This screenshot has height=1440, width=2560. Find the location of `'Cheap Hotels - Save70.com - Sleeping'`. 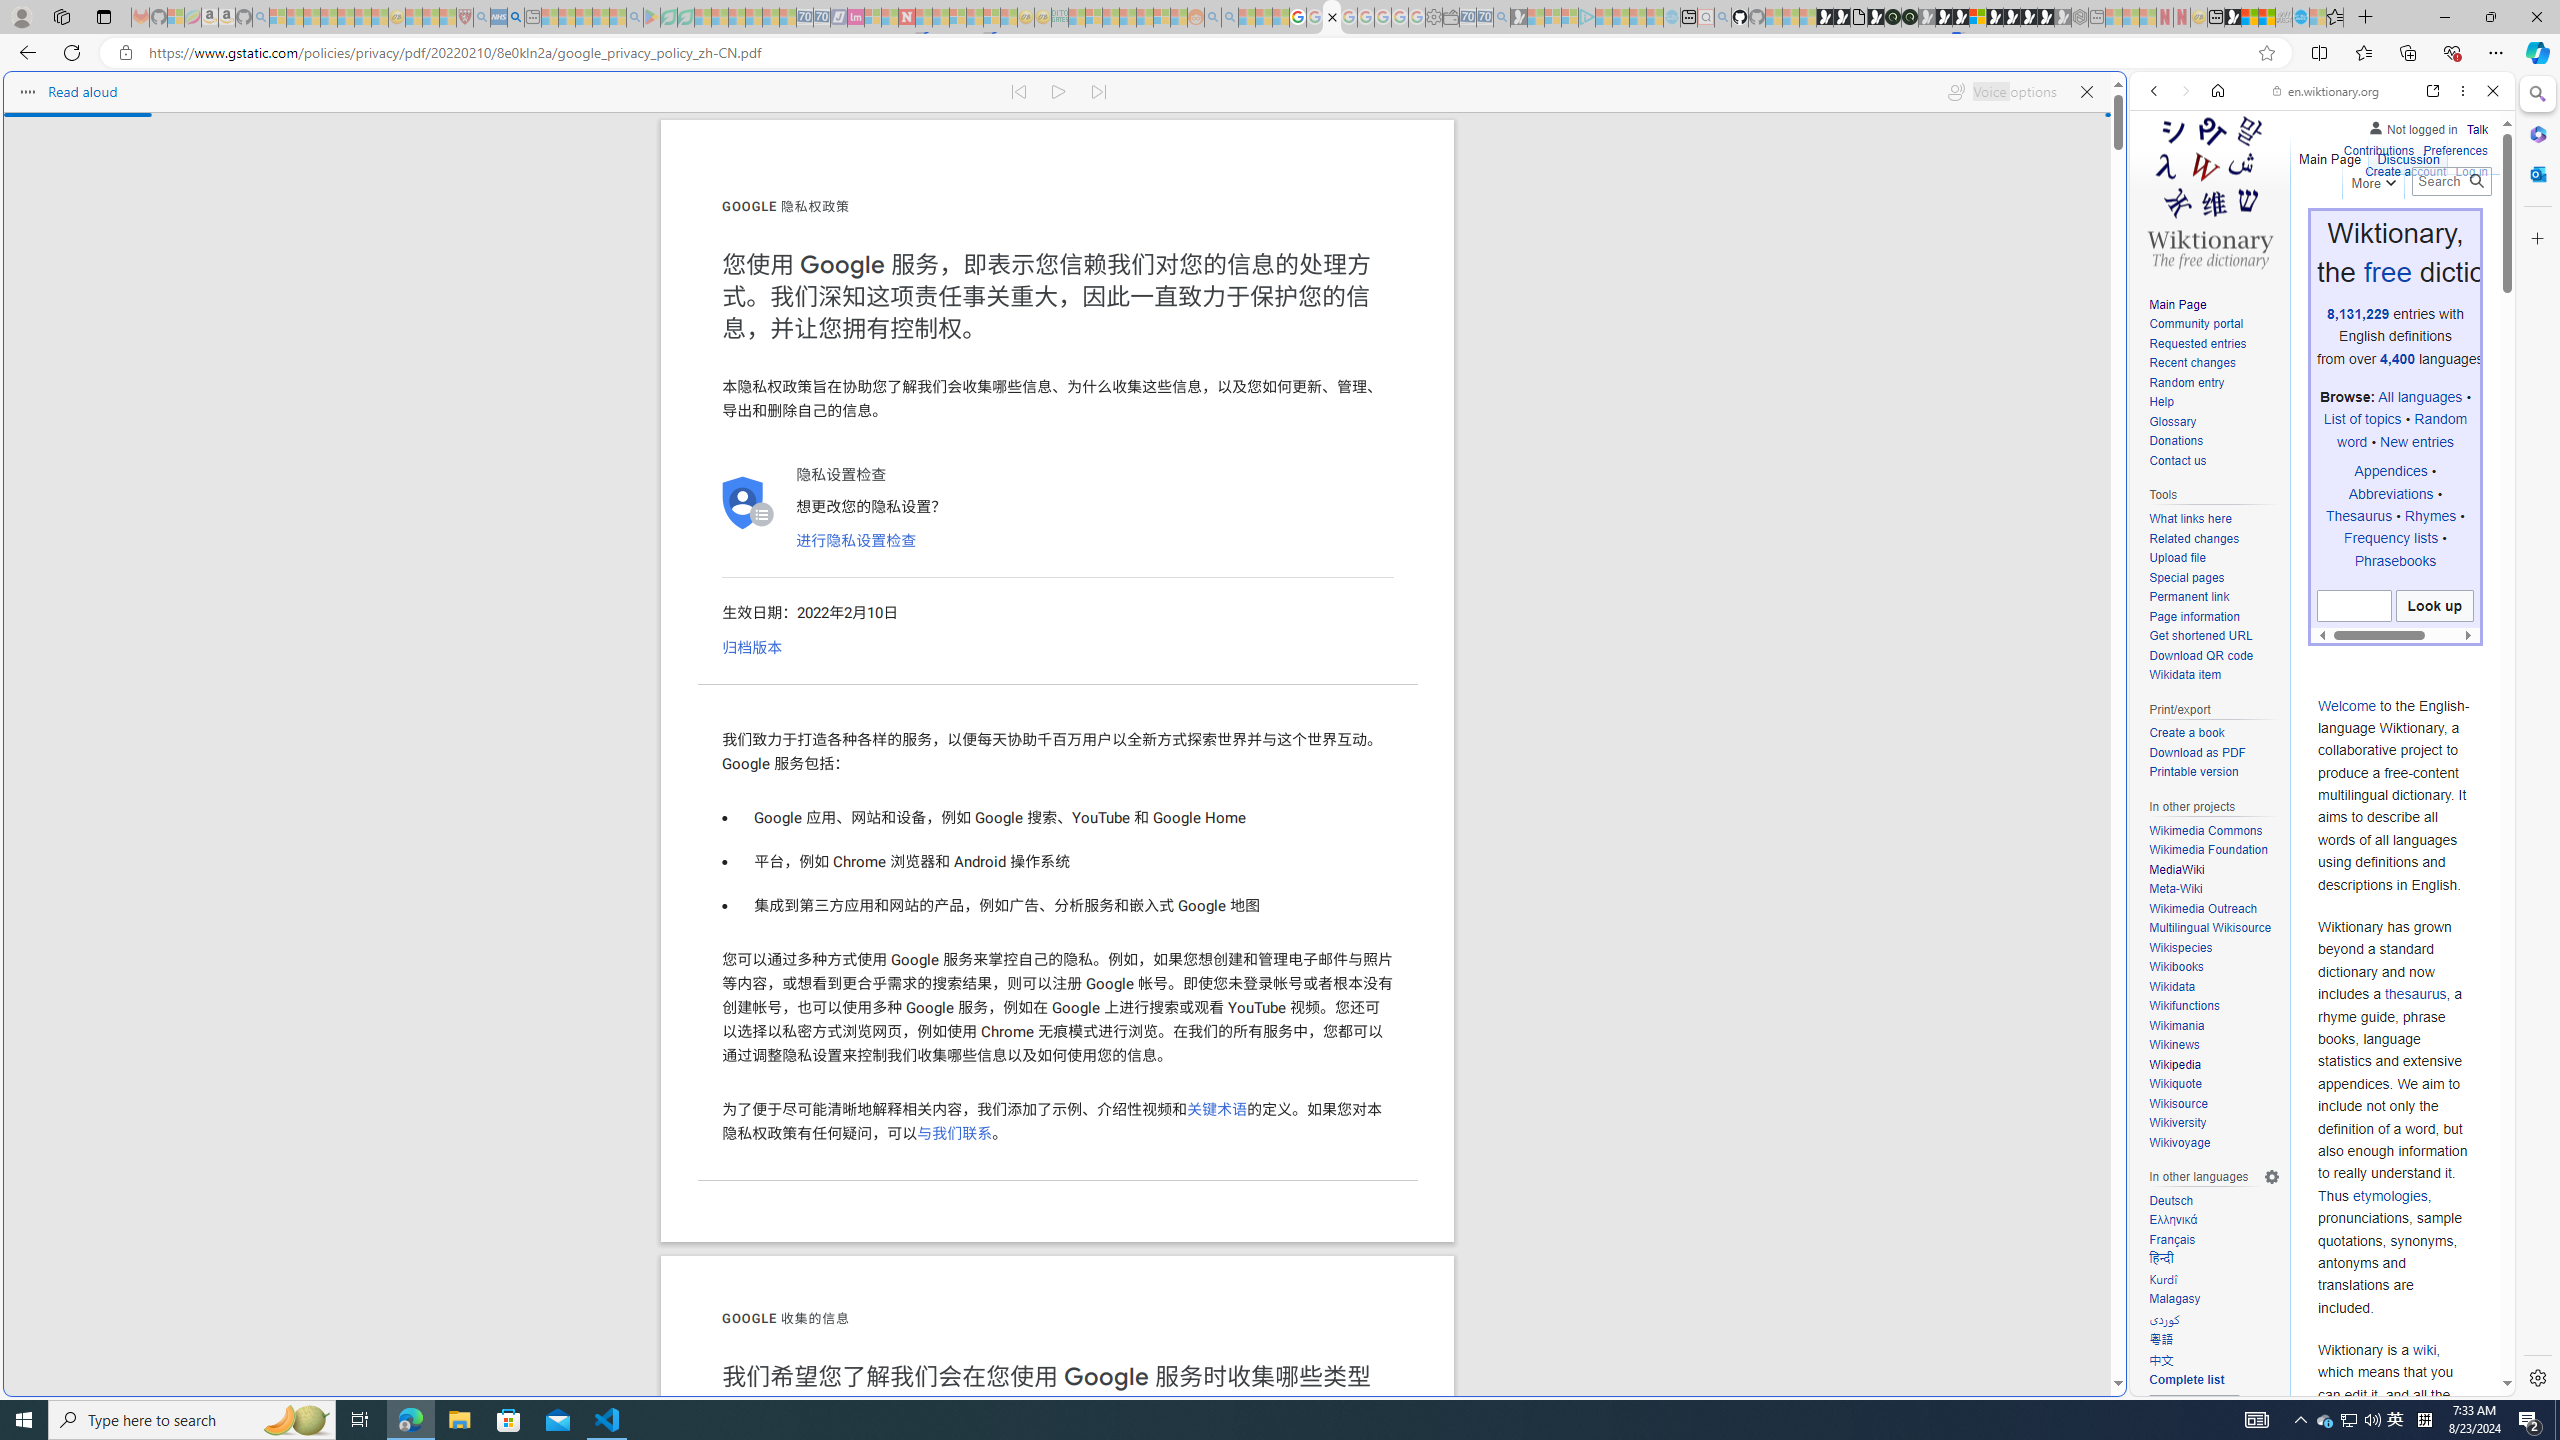

'Cheap Hotels - Save70.com - Sleeping' is located at coordinates (820, 16).